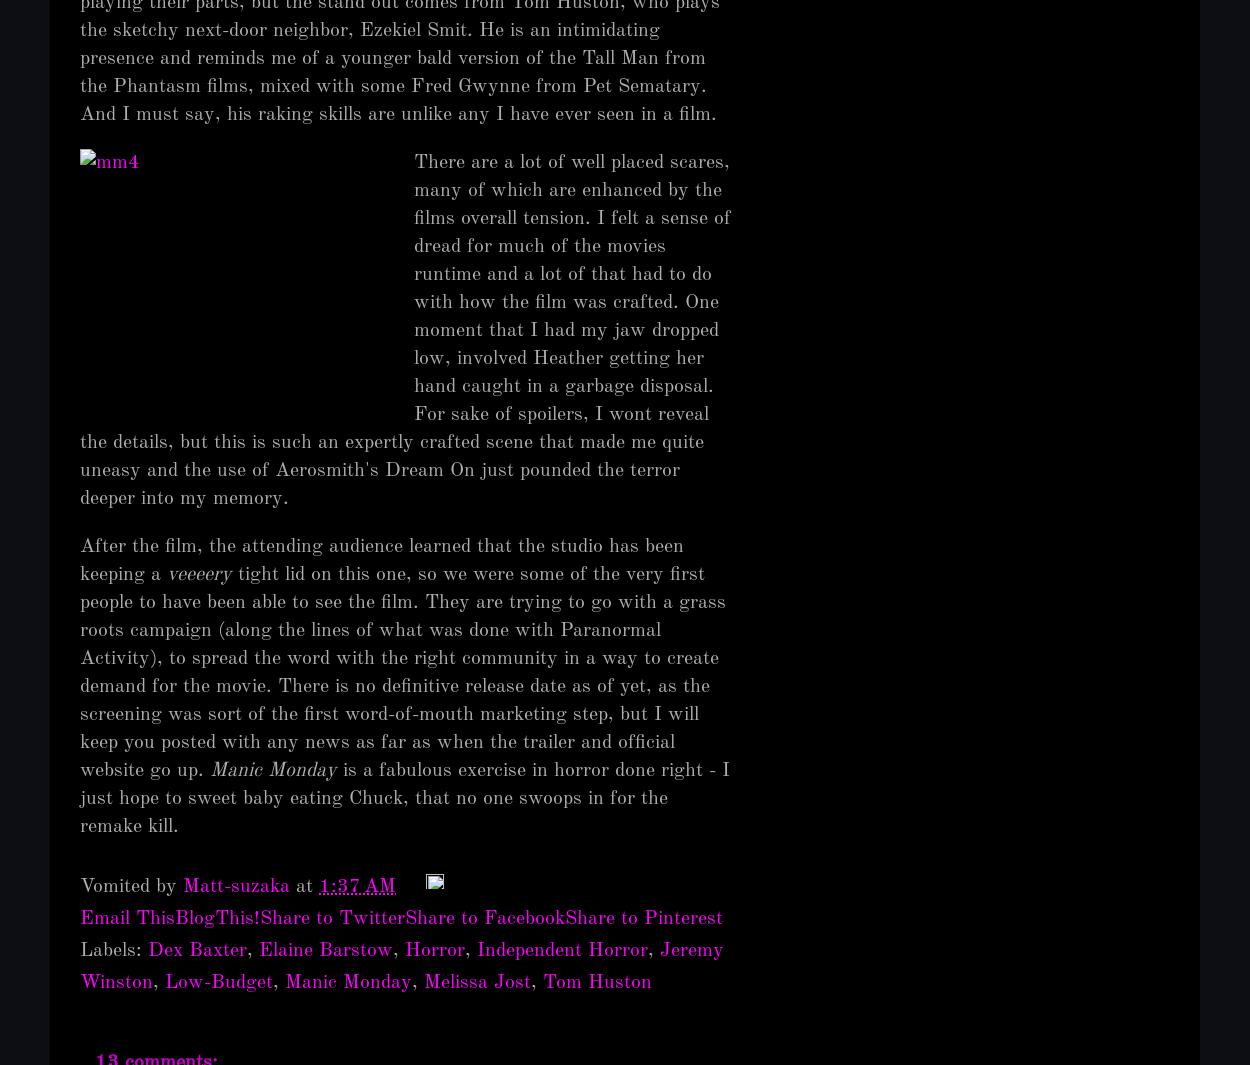 The height and width of the screenshot is (1065, 1250). I want to click on 'Low-Budget', so click(218, 982).